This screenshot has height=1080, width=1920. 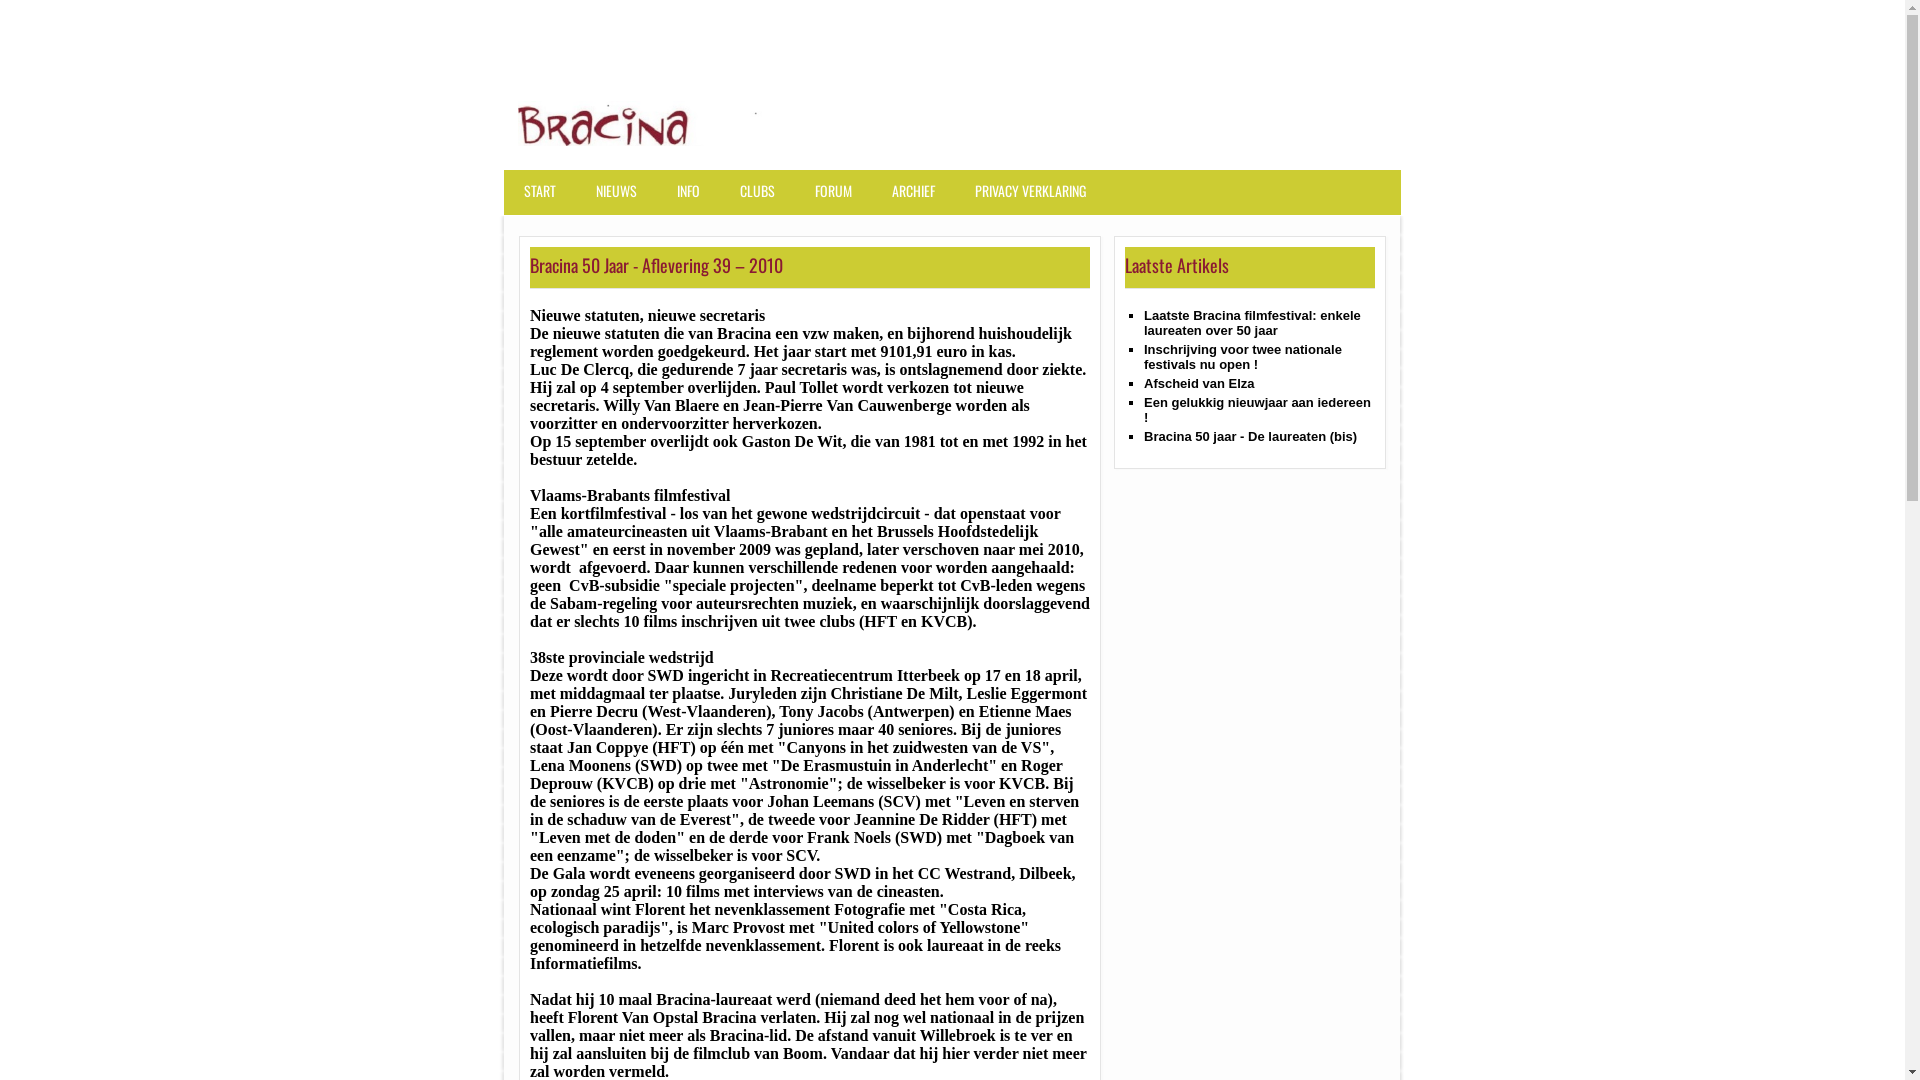 I want to click on 'INFO', so click(x=668, y=200).